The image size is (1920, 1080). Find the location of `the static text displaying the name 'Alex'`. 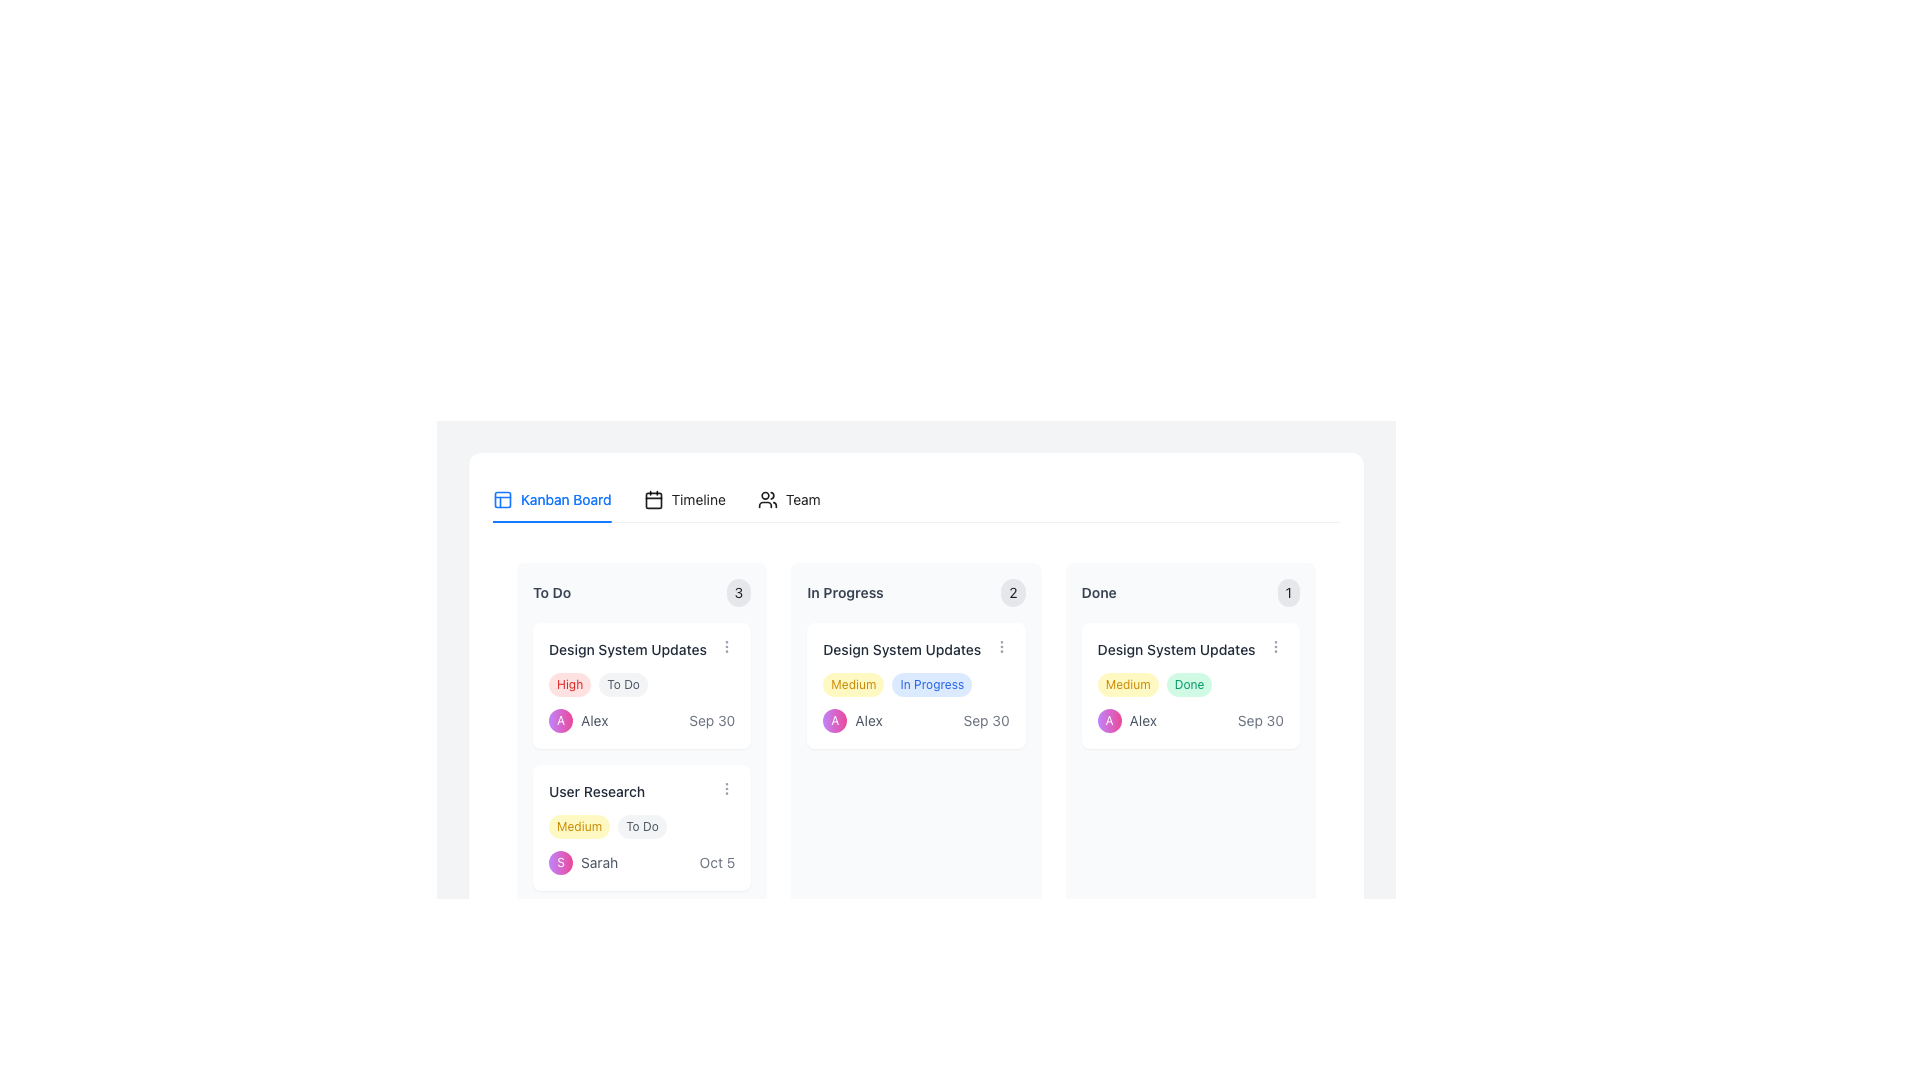

the static text displaying the name 'Alex' is located at coordinates (1143, 721).